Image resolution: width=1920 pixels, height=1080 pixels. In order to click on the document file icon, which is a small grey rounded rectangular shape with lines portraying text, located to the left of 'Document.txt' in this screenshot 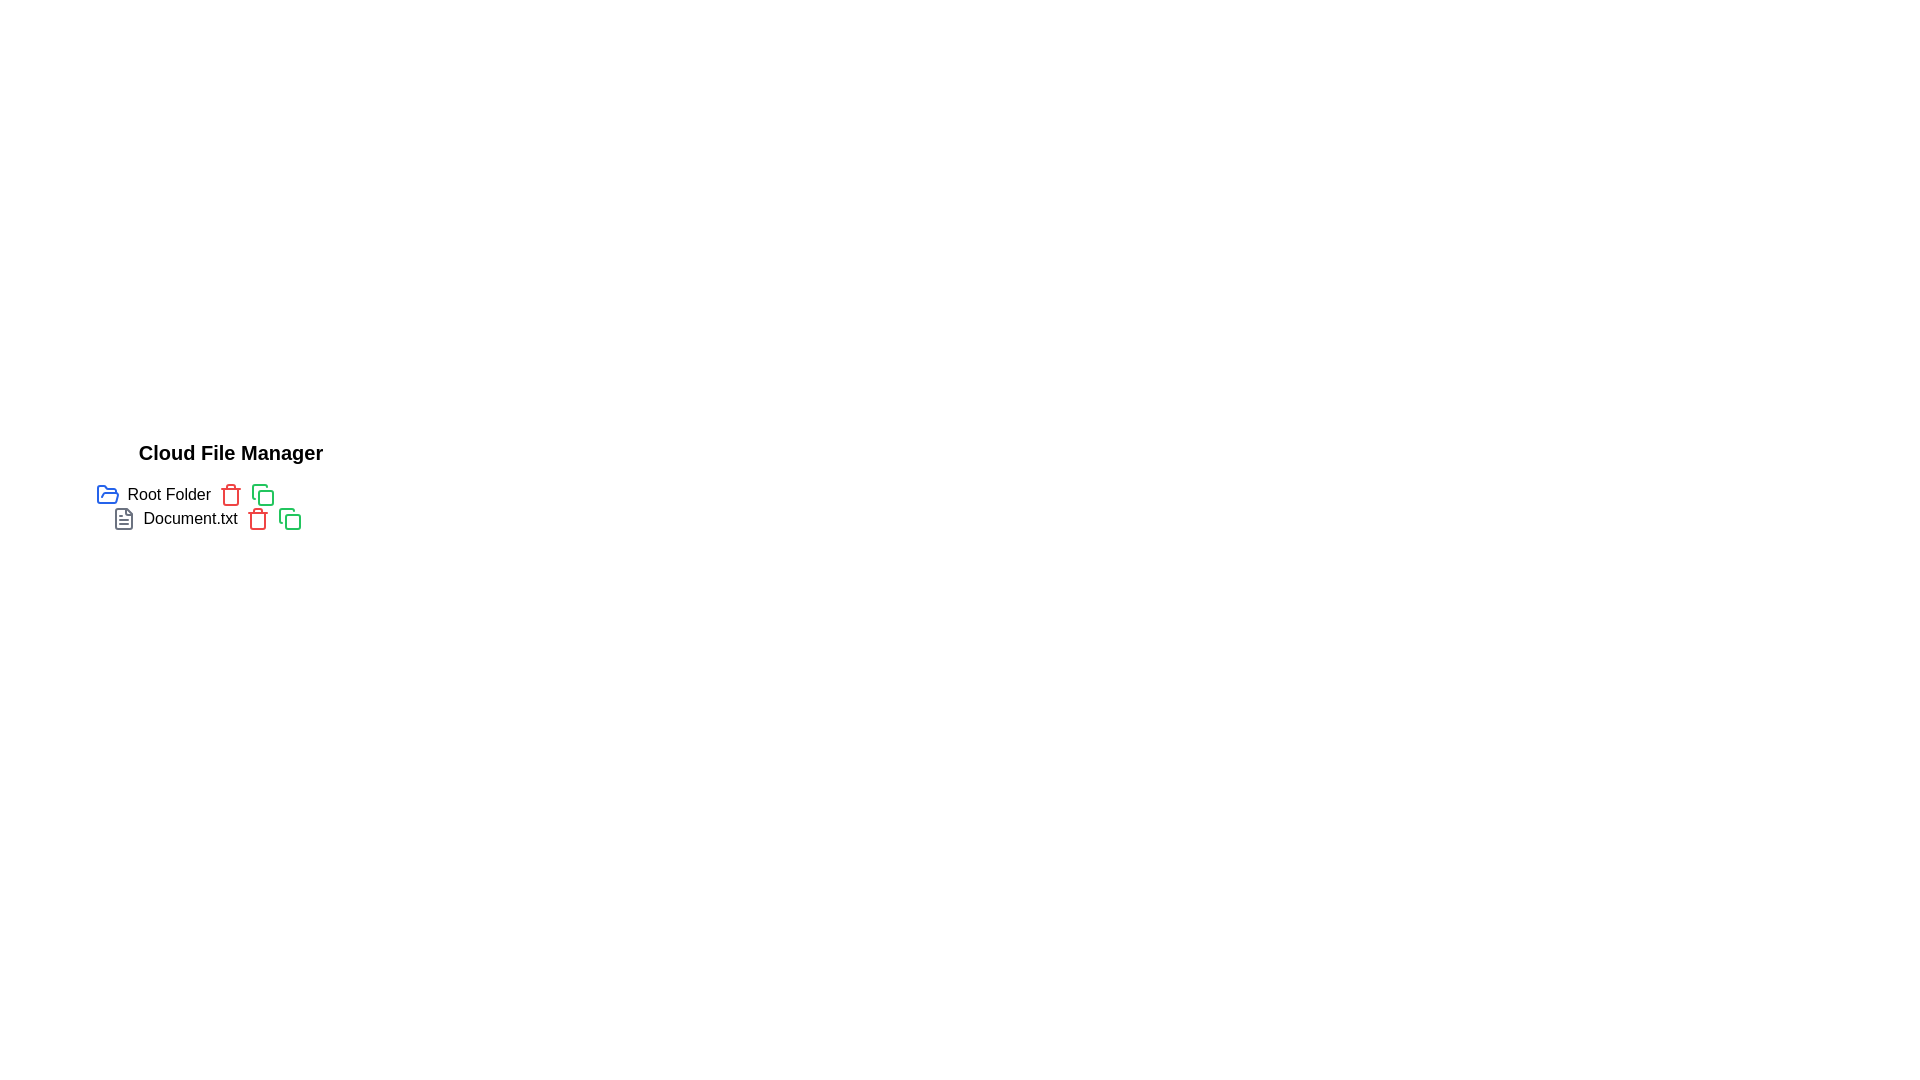, I will do `click(122, 518)`.